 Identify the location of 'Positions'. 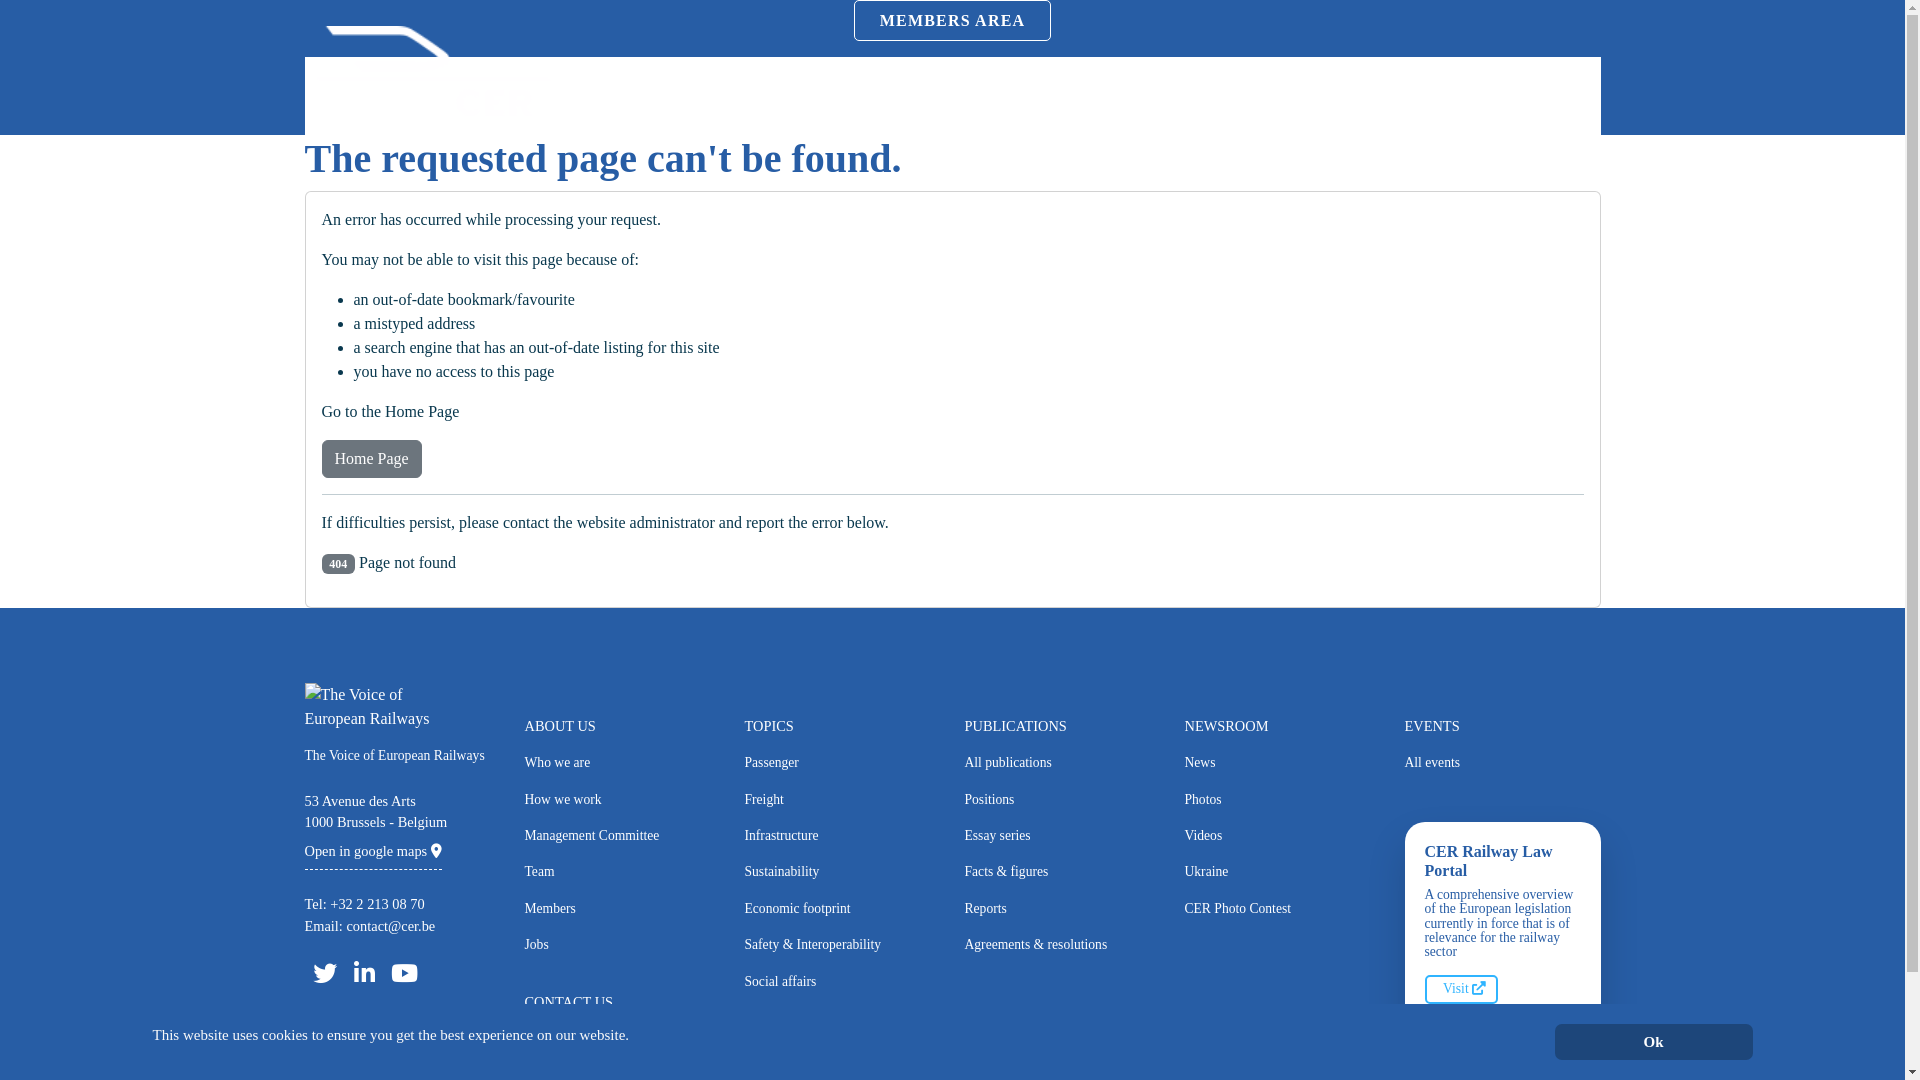
(1060, 798).